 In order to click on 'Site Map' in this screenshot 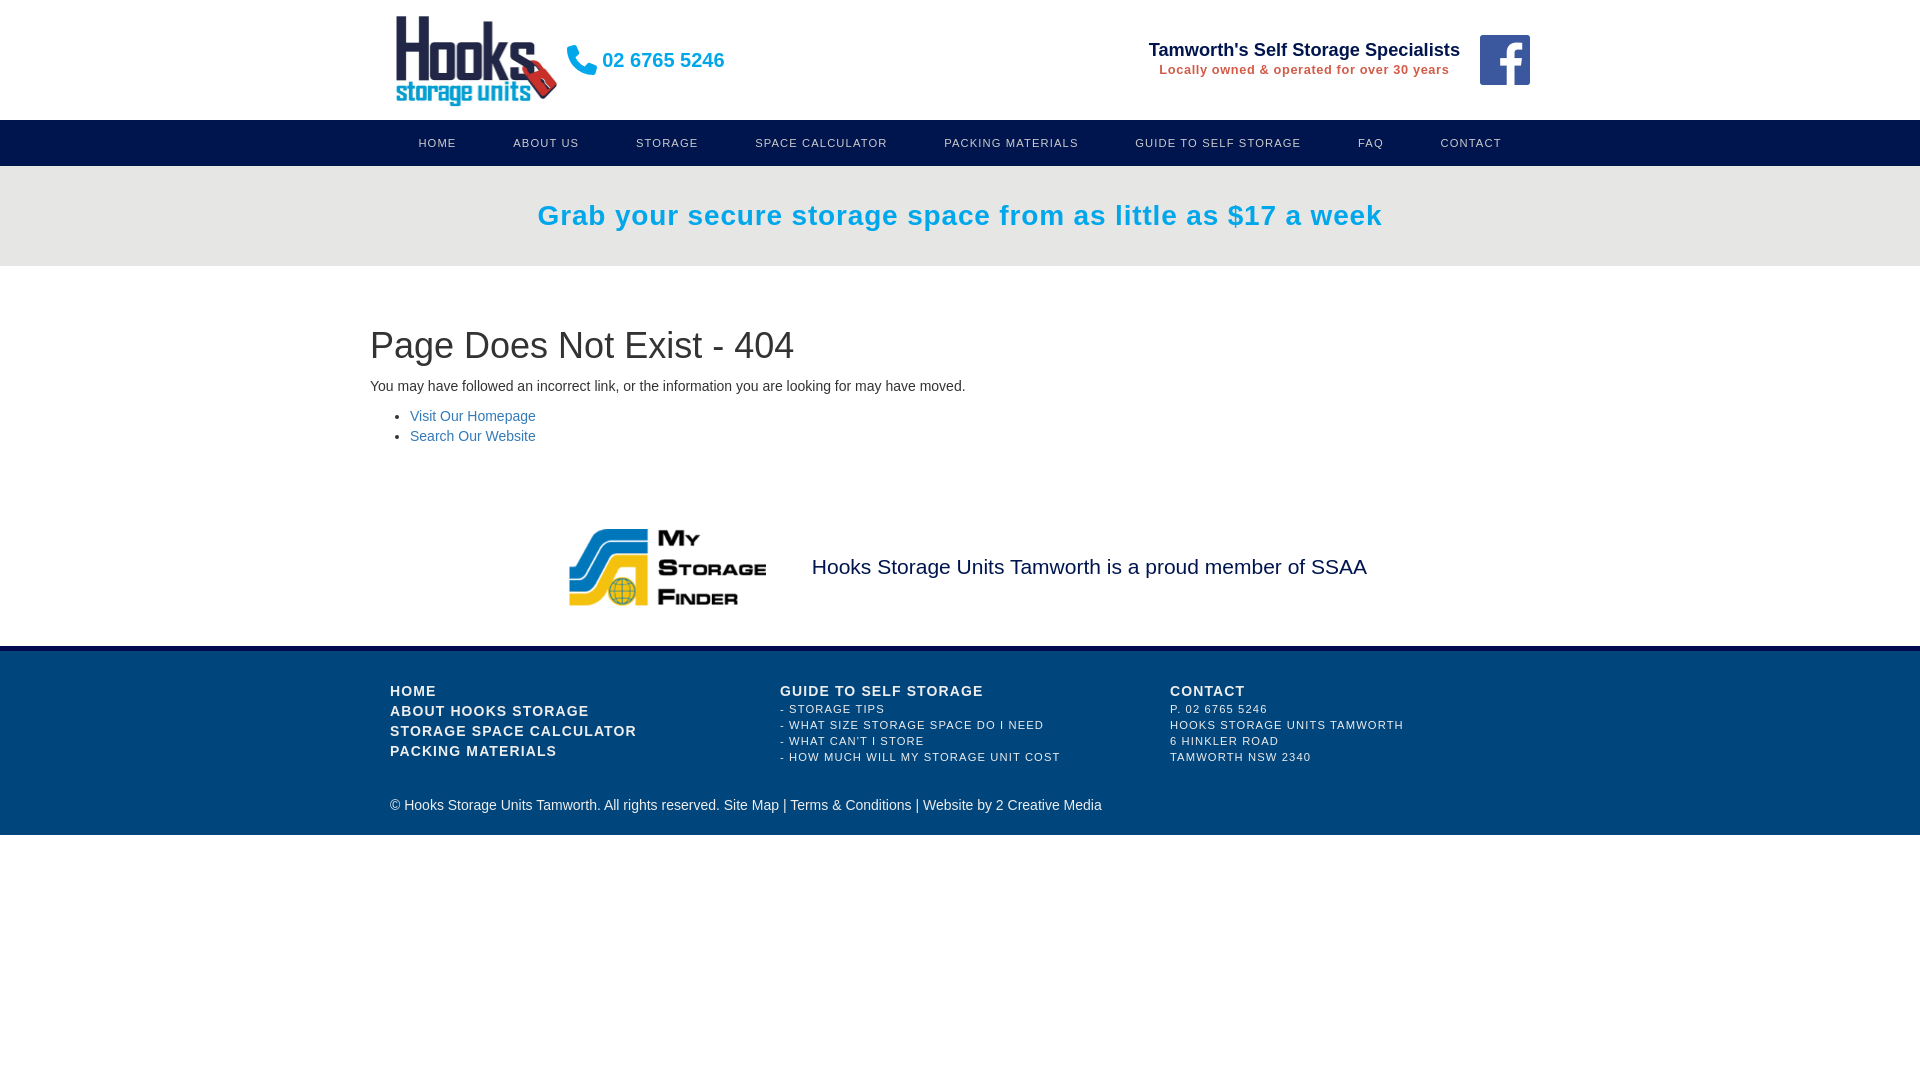, I will do `click(723, 804)`.